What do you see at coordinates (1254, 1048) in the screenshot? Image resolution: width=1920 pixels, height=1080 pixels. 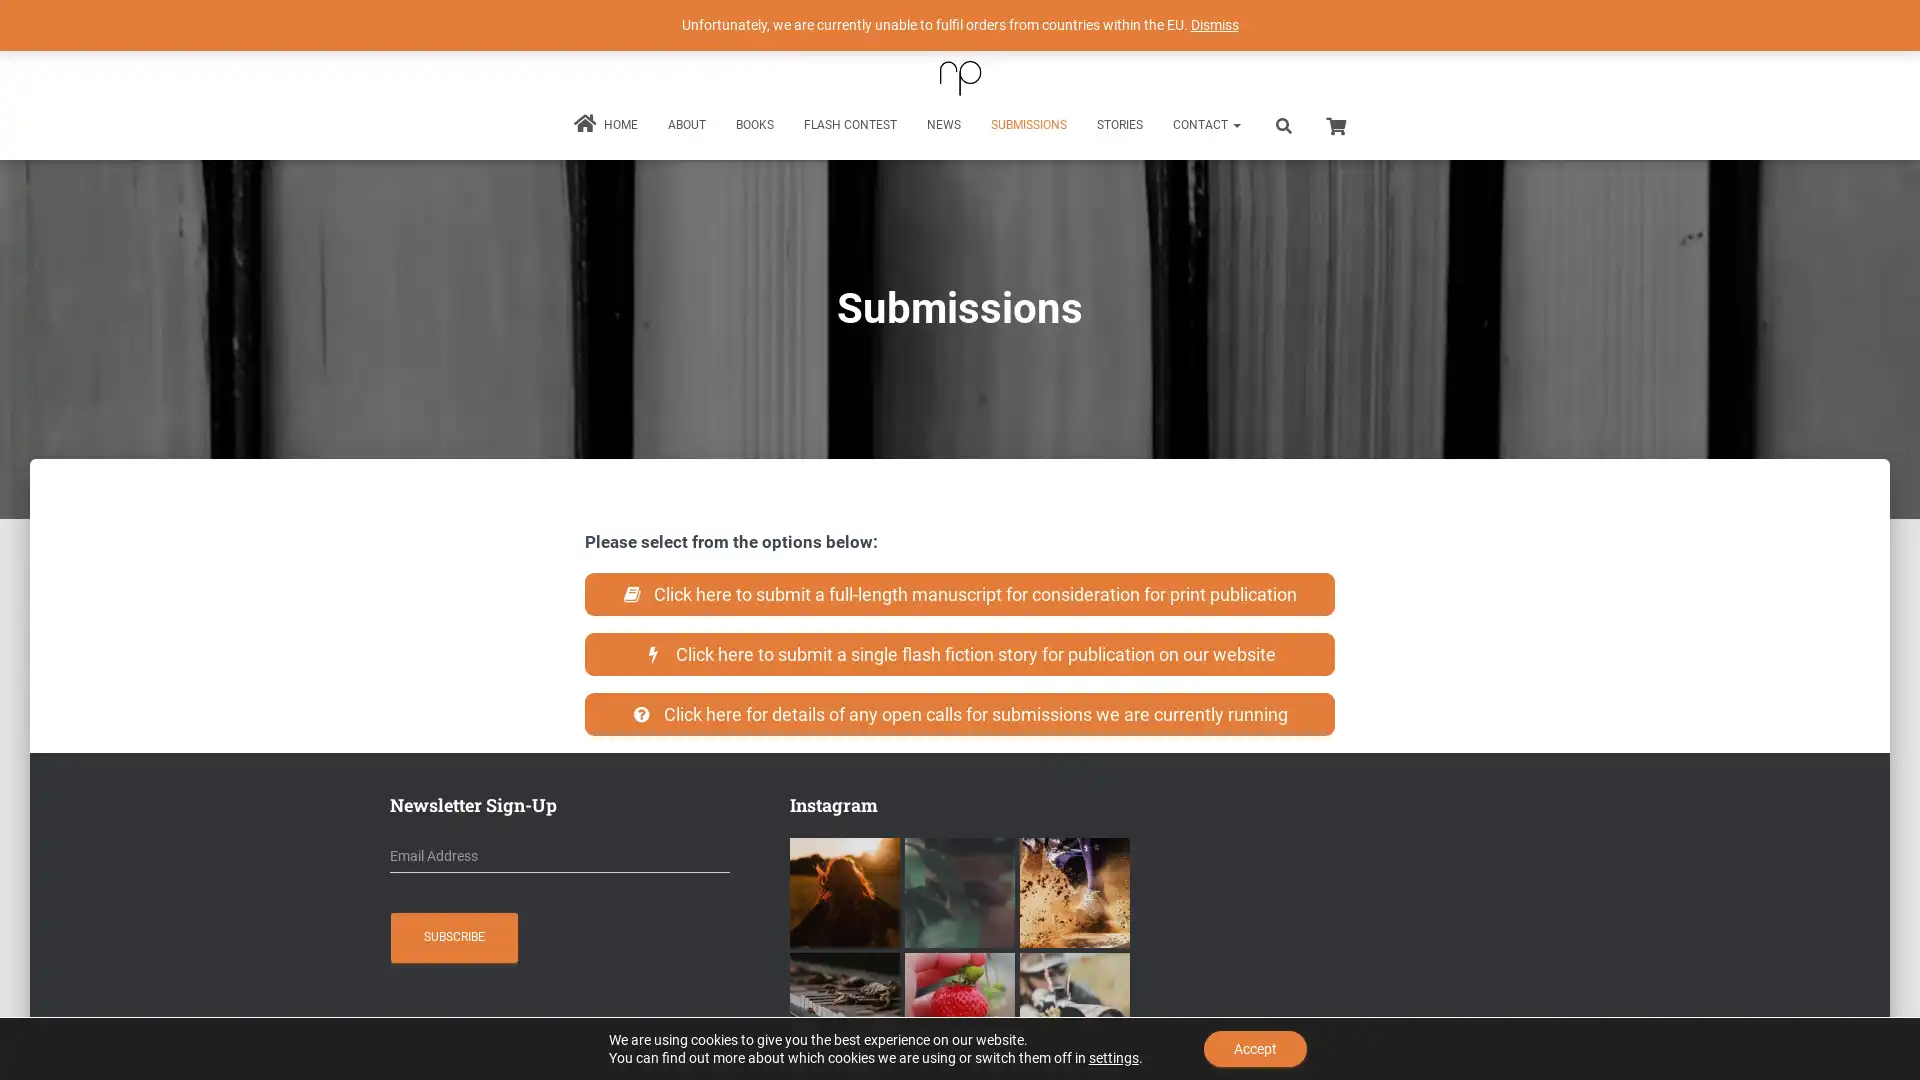 I see `Accept` at bounding box center [1254, 1048].